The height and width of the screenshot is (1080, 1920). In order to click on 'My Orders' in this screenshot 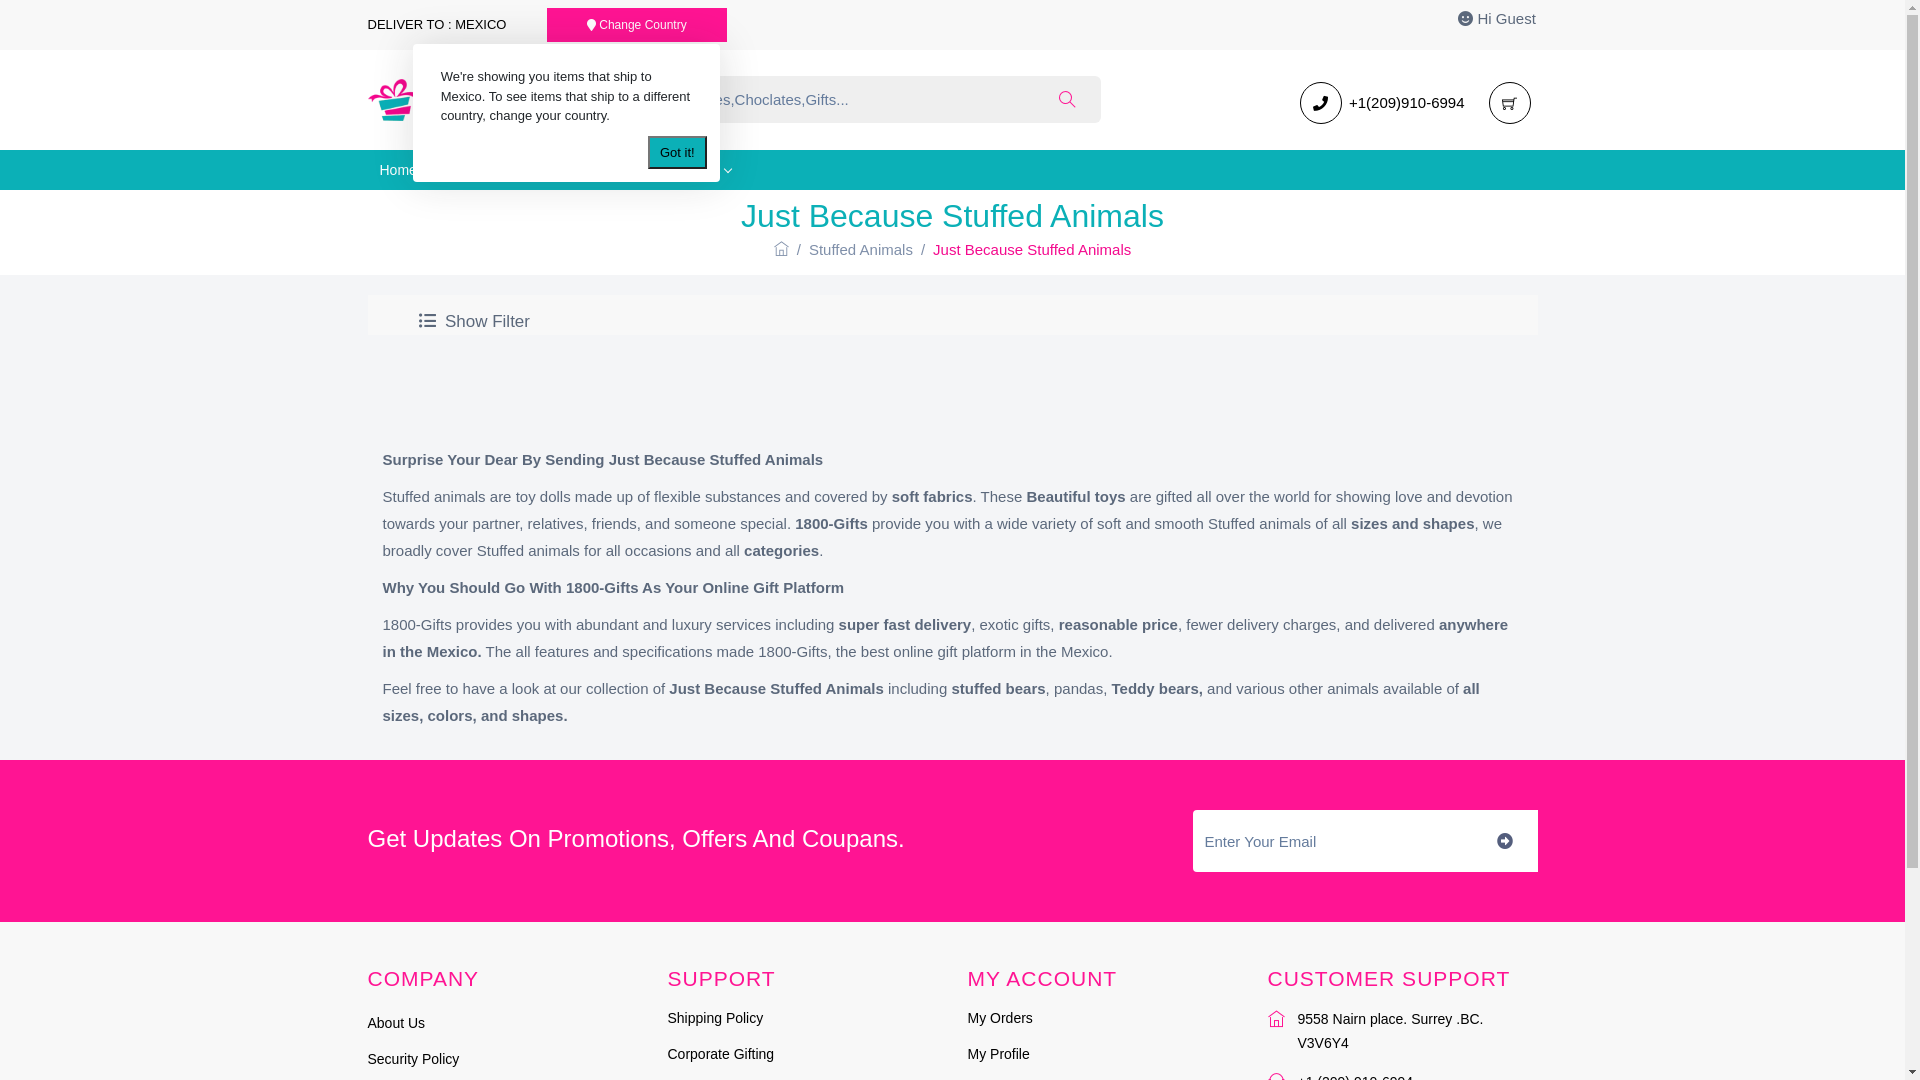, I will do `click(1000, 1018)`.